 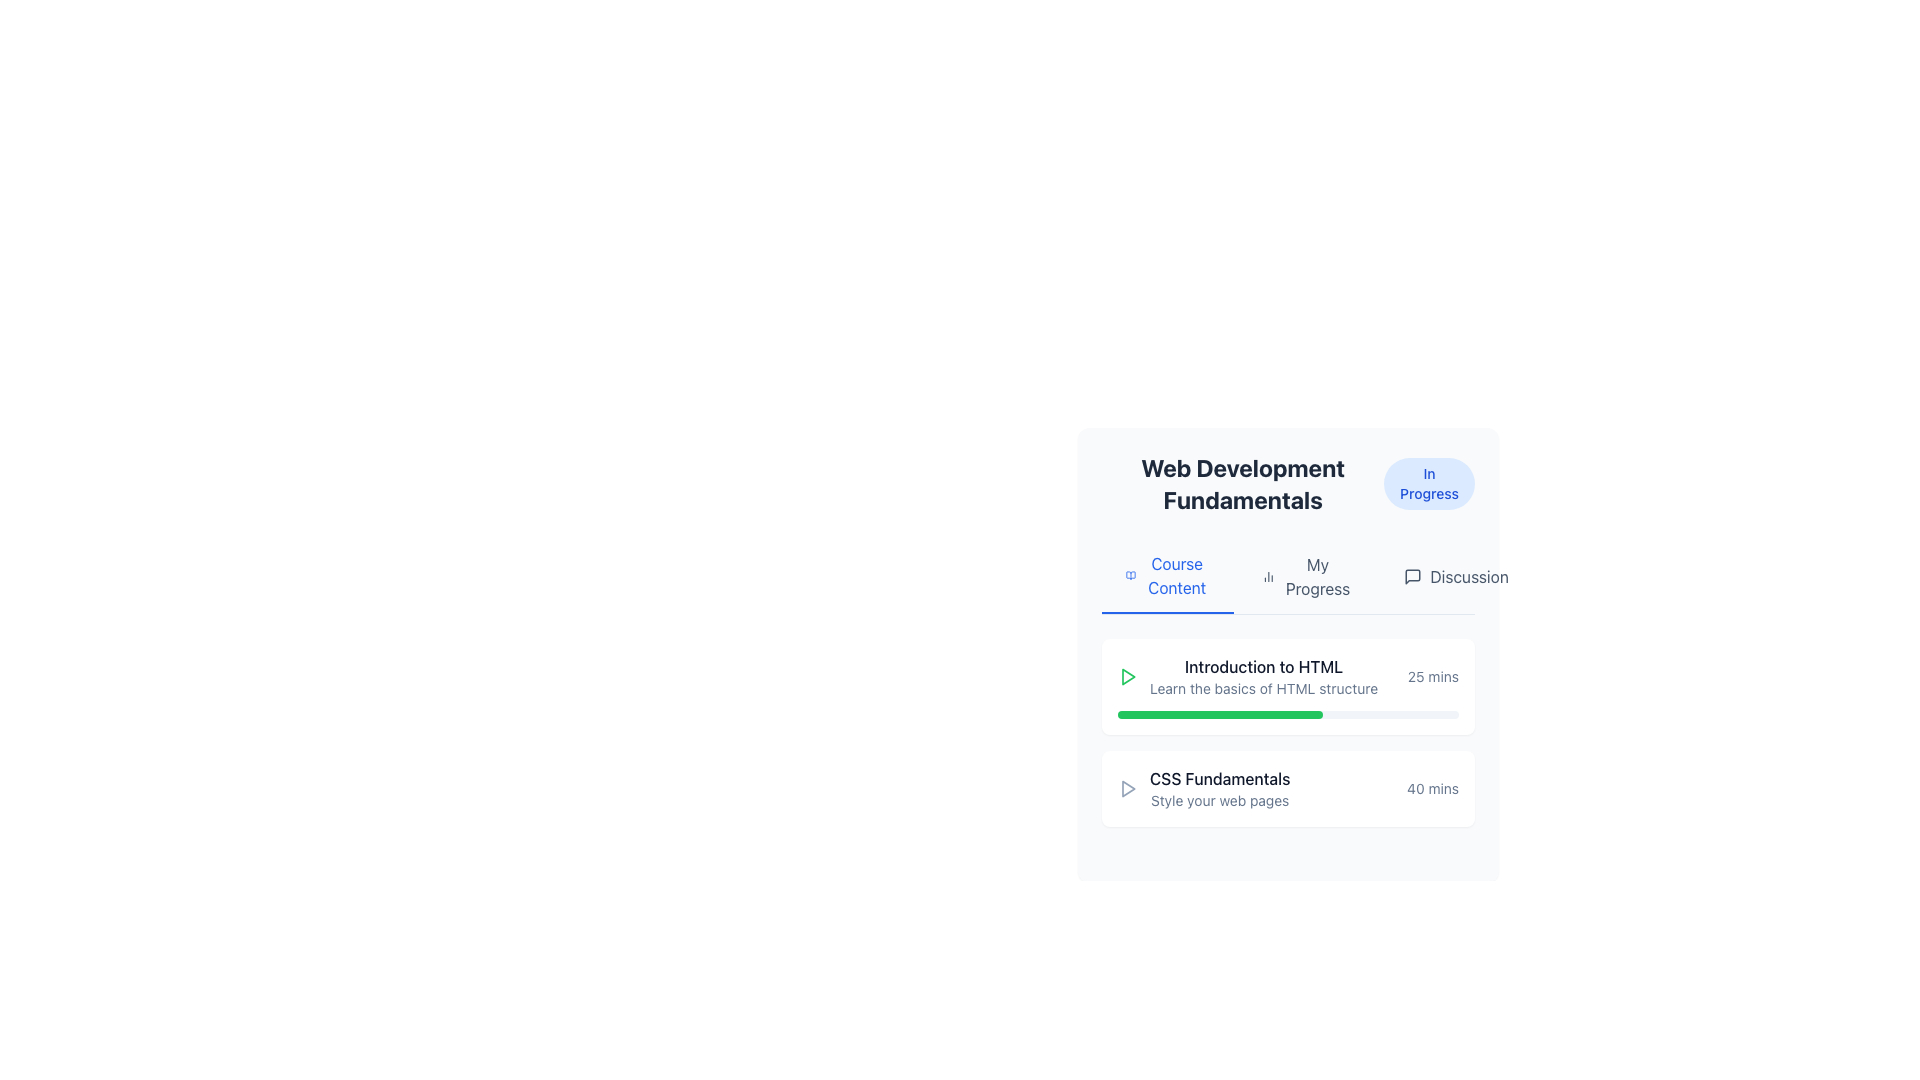 What do you see at coordinates (1288, 713) in the screenshot?
I see `the completion progress of the slim horizontal progress bar located at the bottom of the 'Introduction to HTML' card, which has a light gray background and a green completed section` at bounding box center [1288, 713].